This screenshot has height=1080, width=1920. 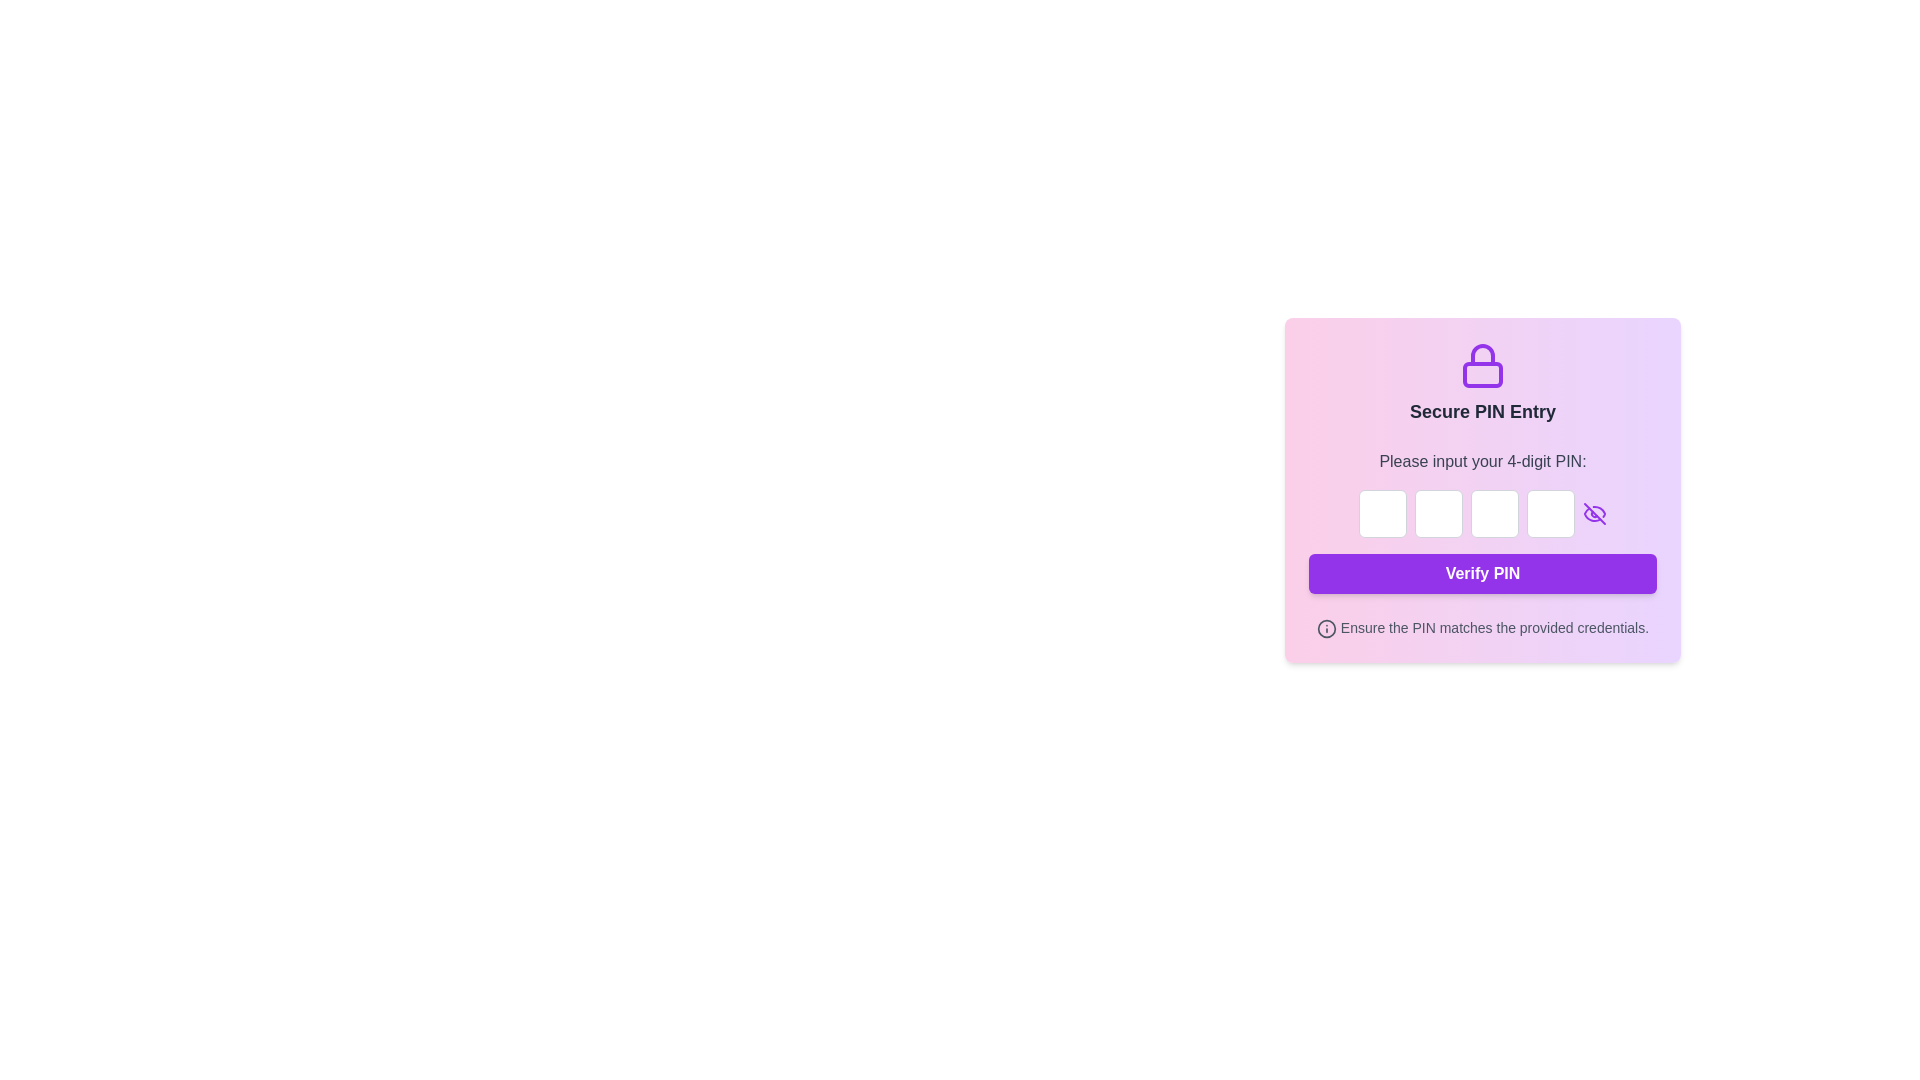 What do you see at coordinates (1593, 512) in the screenshot?
I see `the visibility toggle button located to the right of the last PIN input field, which switches between masked and unmasked states` at bounding box center [1593, 512].